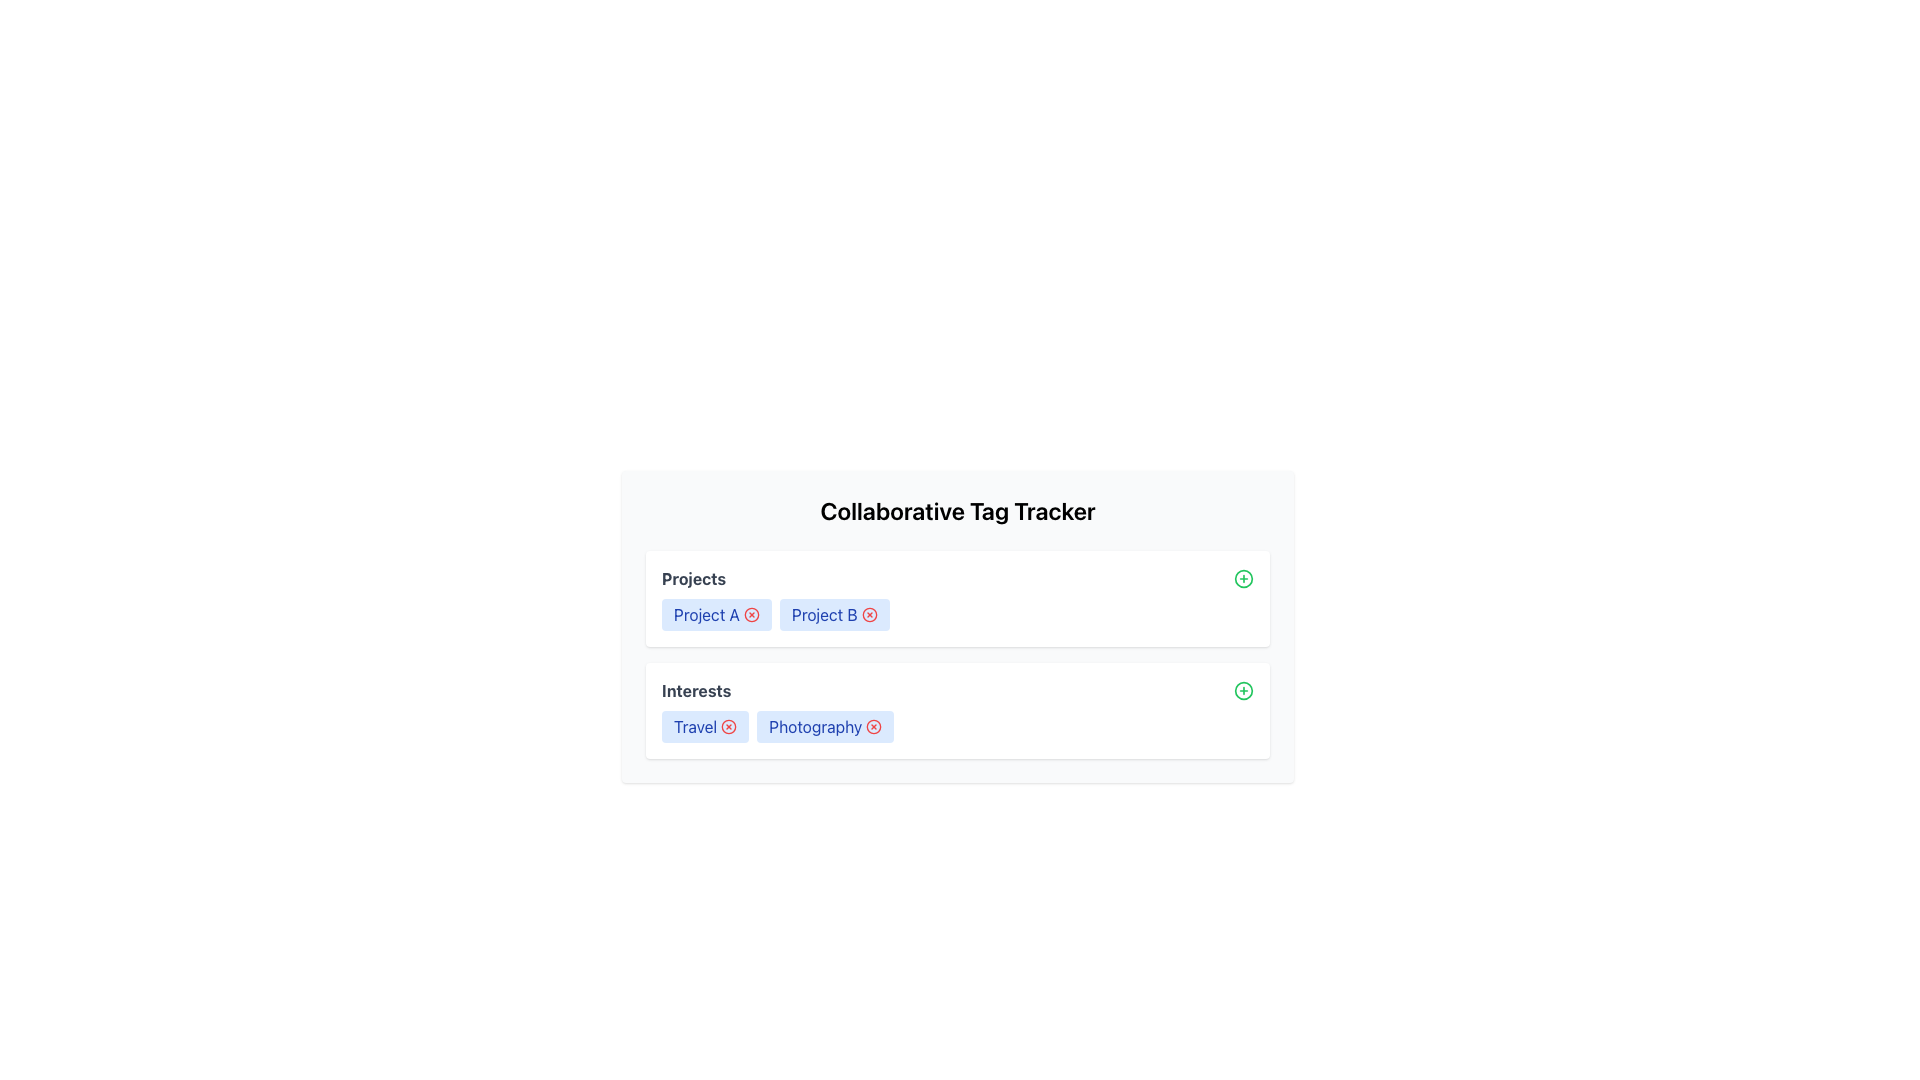 This screenshot has height=1080, width=1920. What do you see at coordinates (728, 726) in the screenshot?
I see `the inner circular shape of the action button located to the right of the 'Travel' tag in the 'Interests' section` at bounding box center [728, 726].